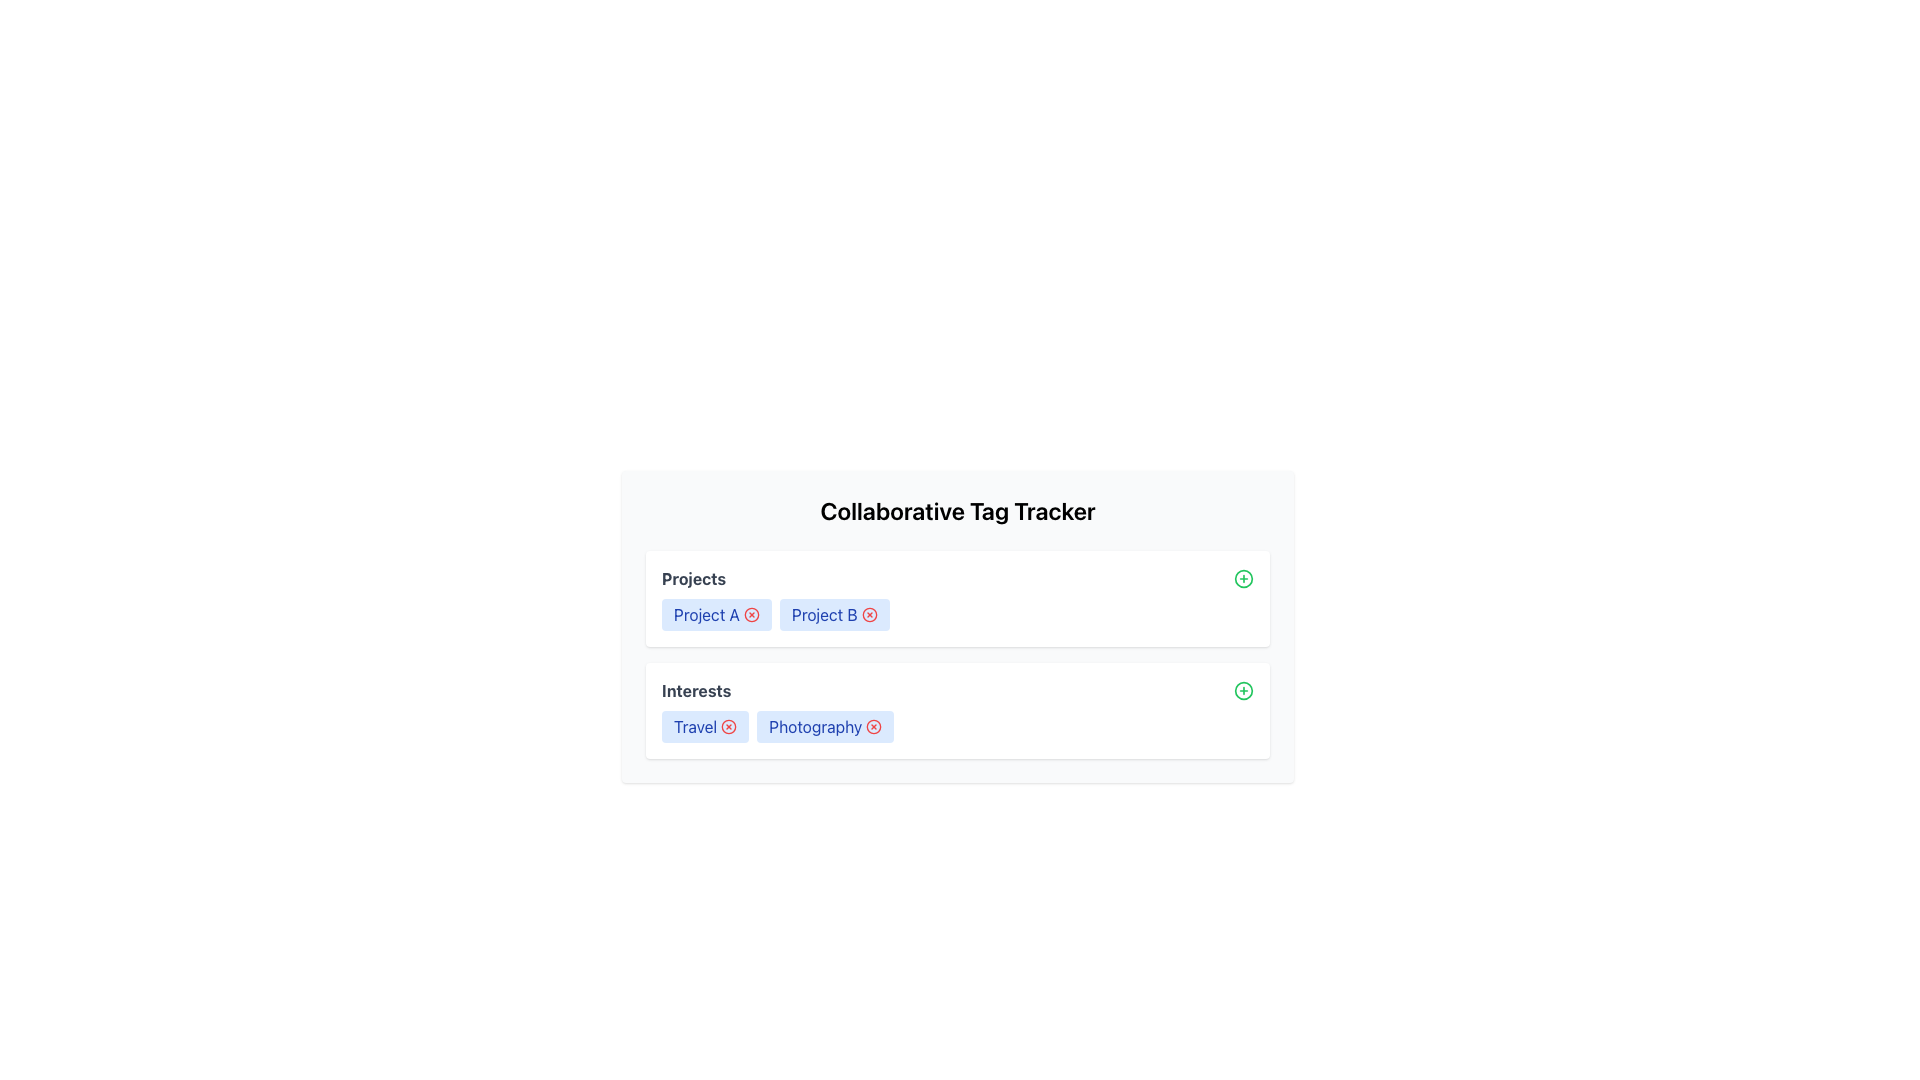 This screenshot has height=1080, width=1920. What do you see at coordinates (728, 726) in the screenshot?
I see `the inner circular shape of the action button located to the right of the 'Travel' tag in the 'Interests' section` at bounding box center [728, 726].